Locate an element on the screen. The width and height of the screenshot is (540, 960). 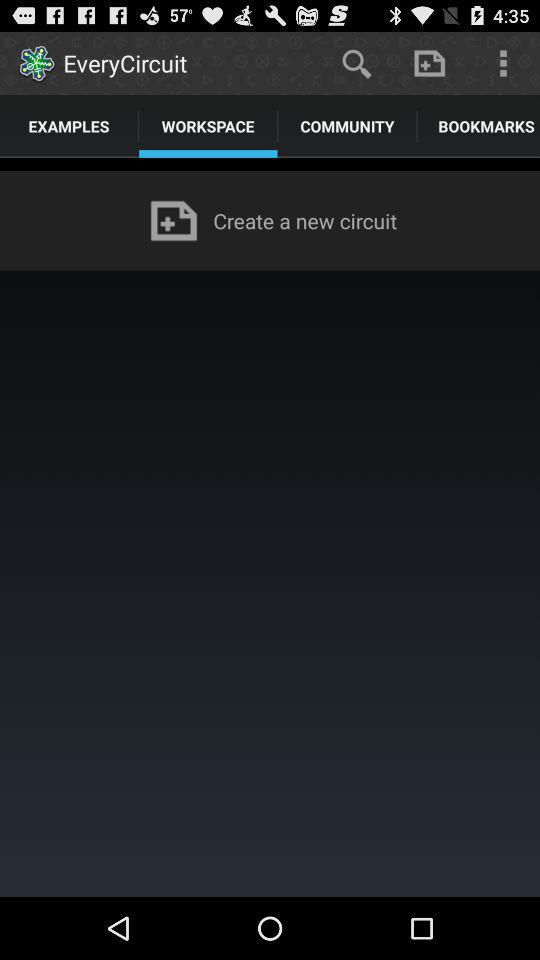
the app next to the everycircuit app is located at coordinates (355, 62).